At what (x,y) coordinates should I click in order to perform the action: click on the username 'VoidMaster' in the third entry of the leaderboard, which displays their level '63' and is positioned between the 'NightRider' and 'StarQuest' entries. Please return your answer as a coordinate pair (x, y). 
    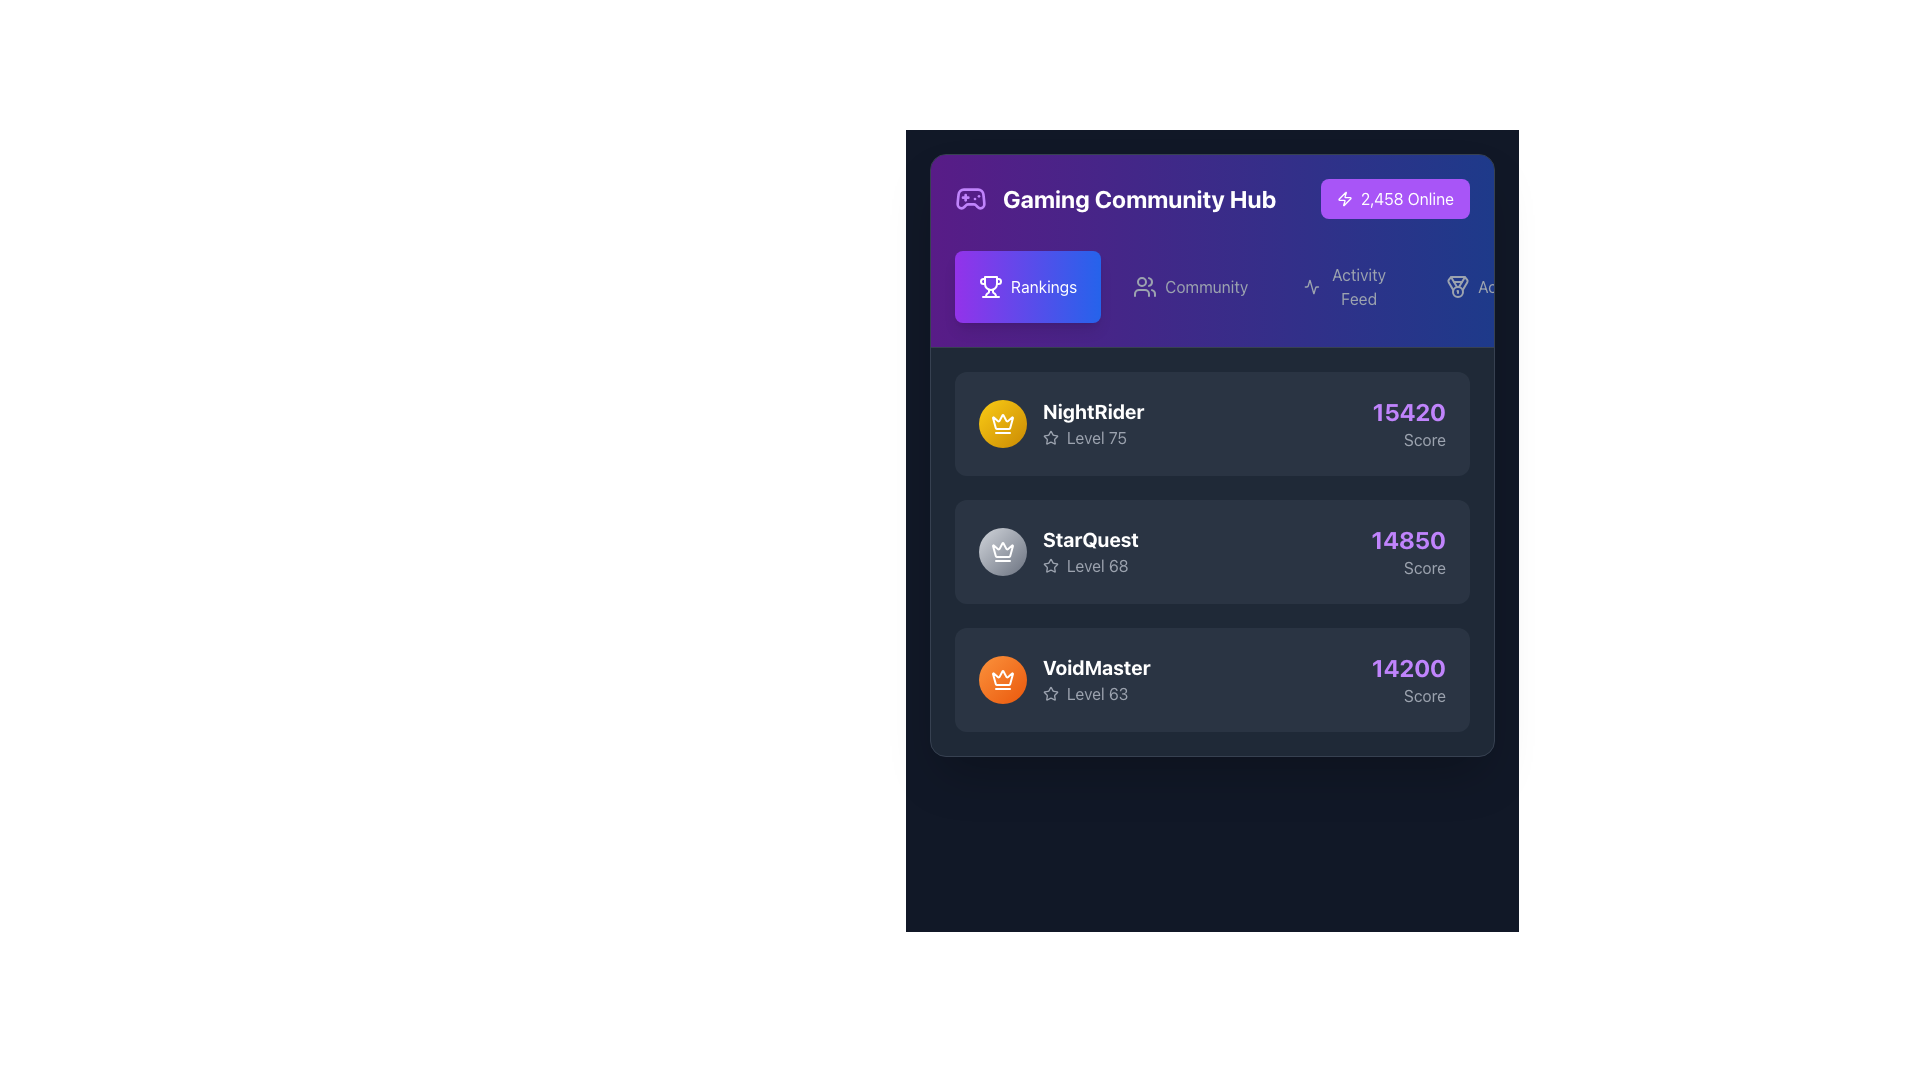
    Looking at the image, I should click on (1063, 678).